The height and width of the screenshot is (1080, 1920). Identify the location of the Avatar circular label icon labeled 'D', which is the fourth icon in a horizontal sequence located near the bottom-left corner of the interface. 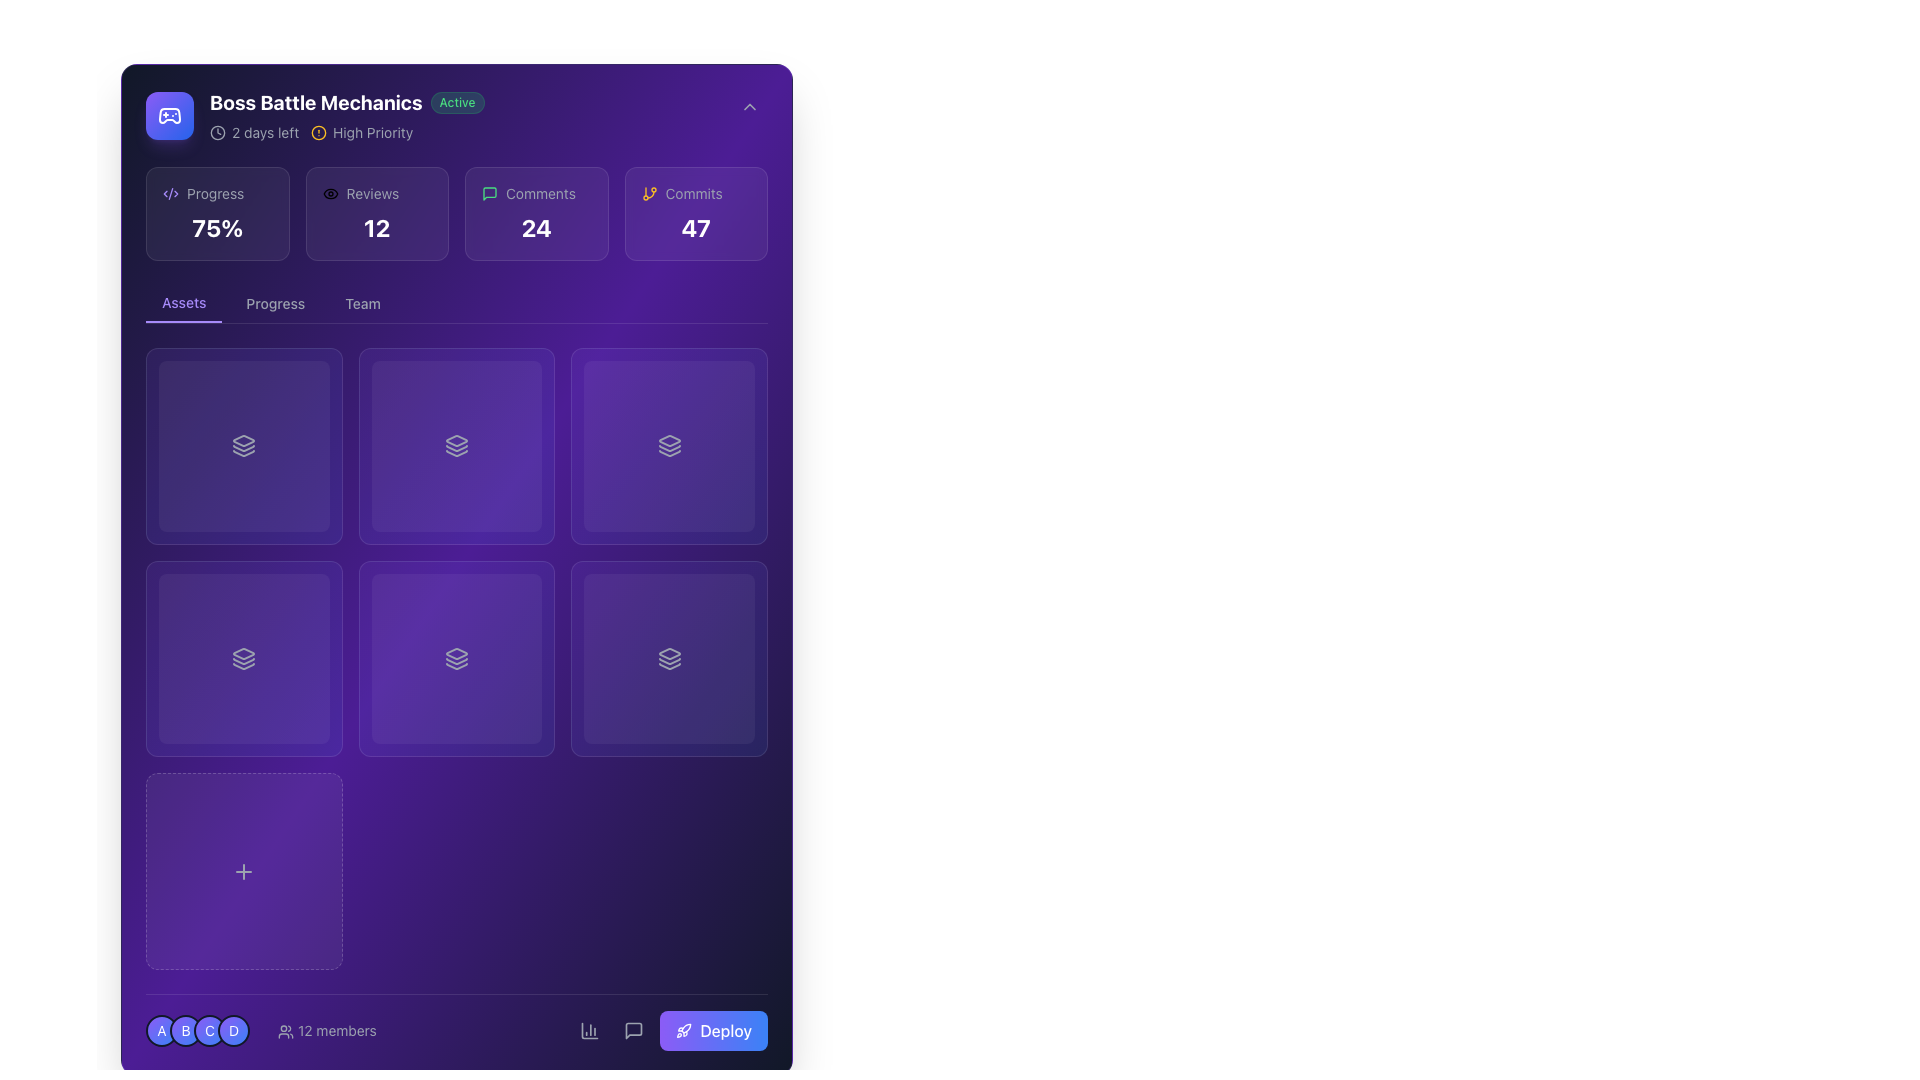
(234, 1030).